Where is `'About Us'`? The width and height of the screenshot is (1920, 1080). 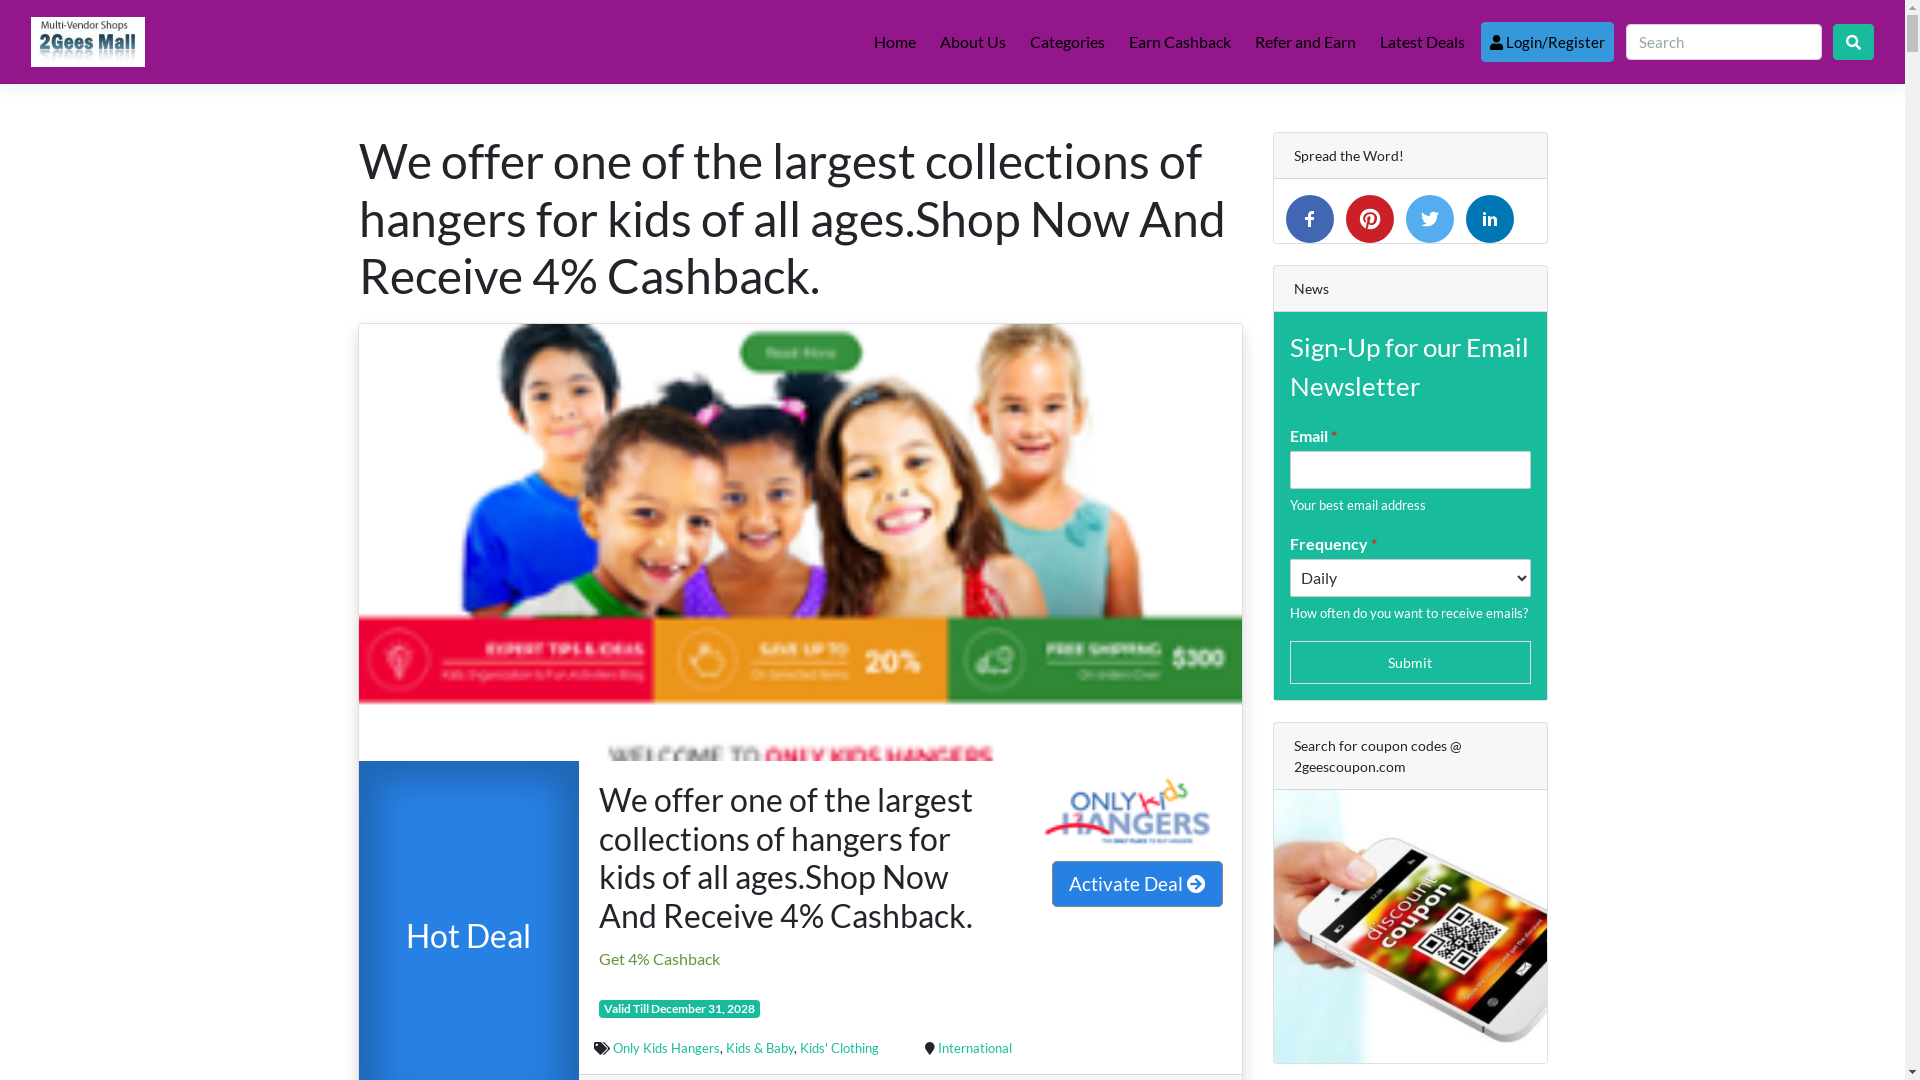 'About Us' is located at coordinates (930, 42).